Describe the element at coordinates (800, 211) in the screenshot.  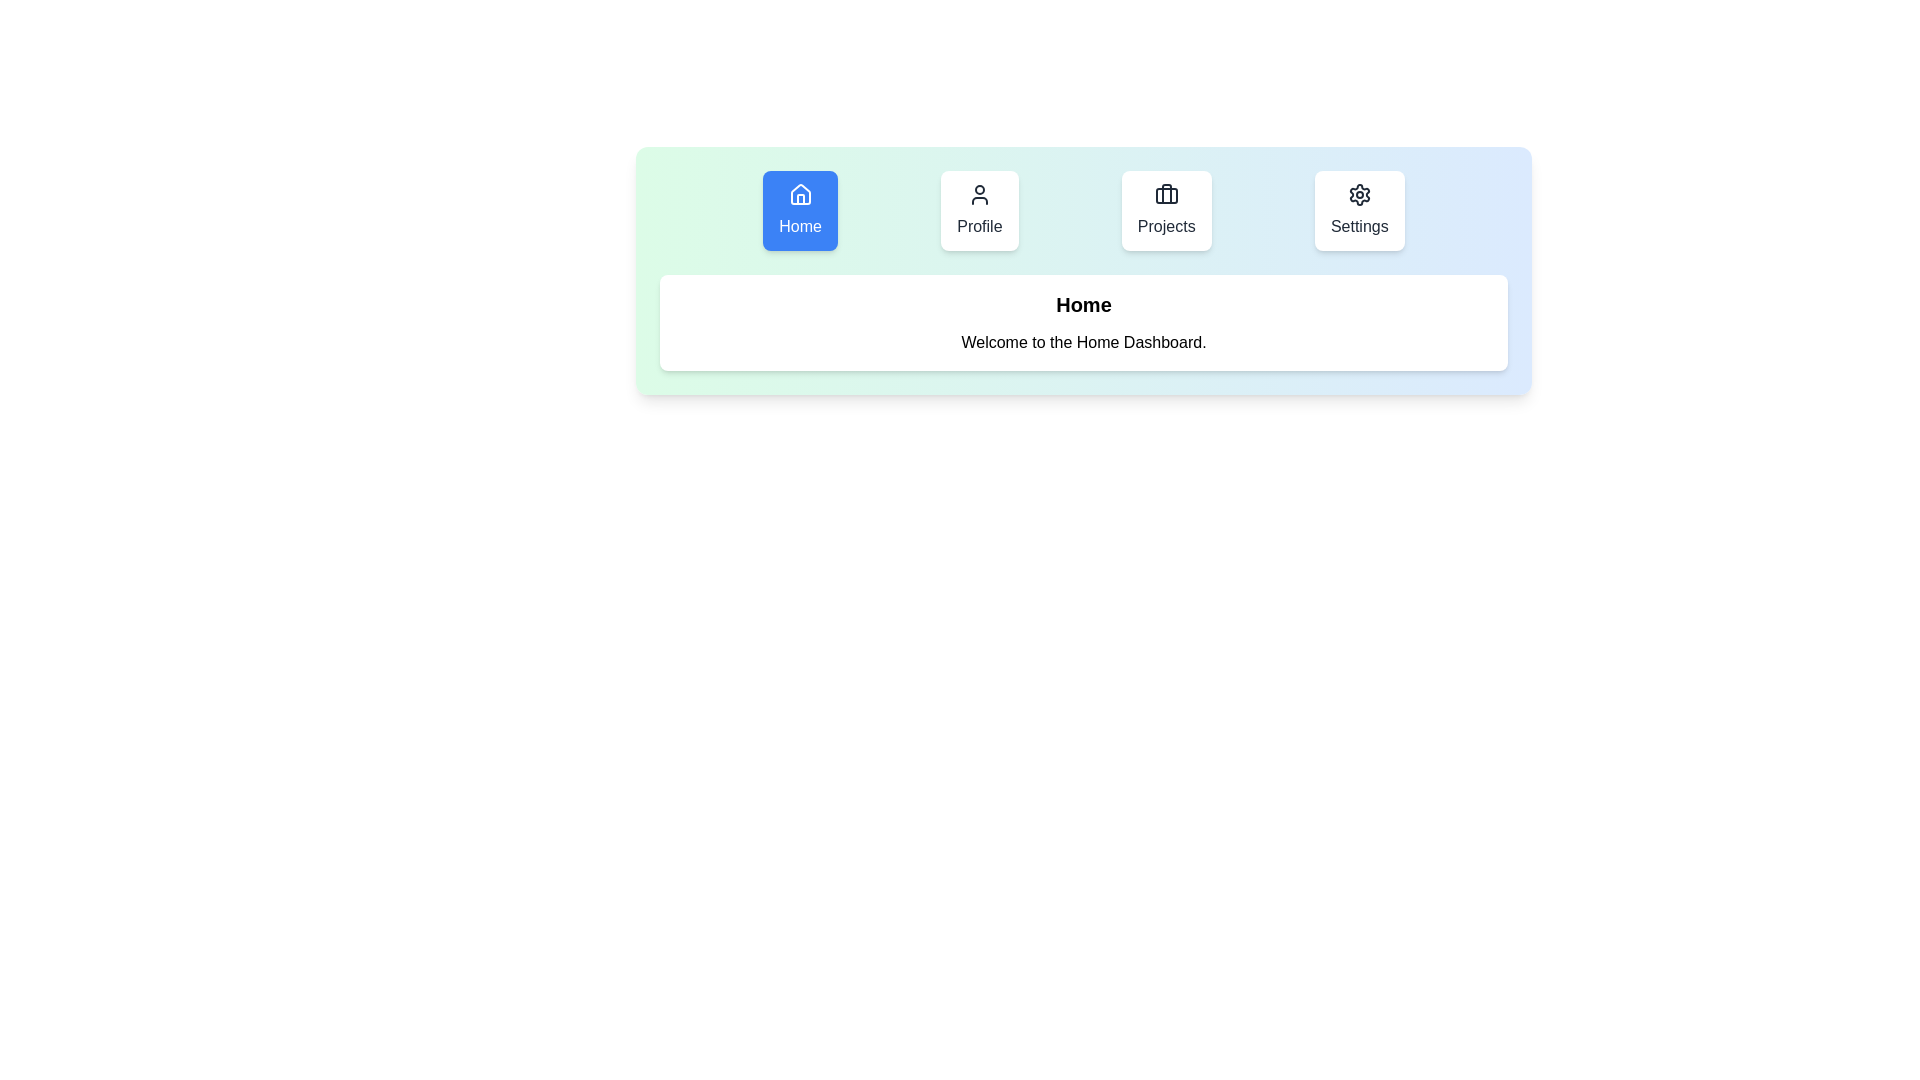
I see `the Home tab to observe its hover effect` at that location.